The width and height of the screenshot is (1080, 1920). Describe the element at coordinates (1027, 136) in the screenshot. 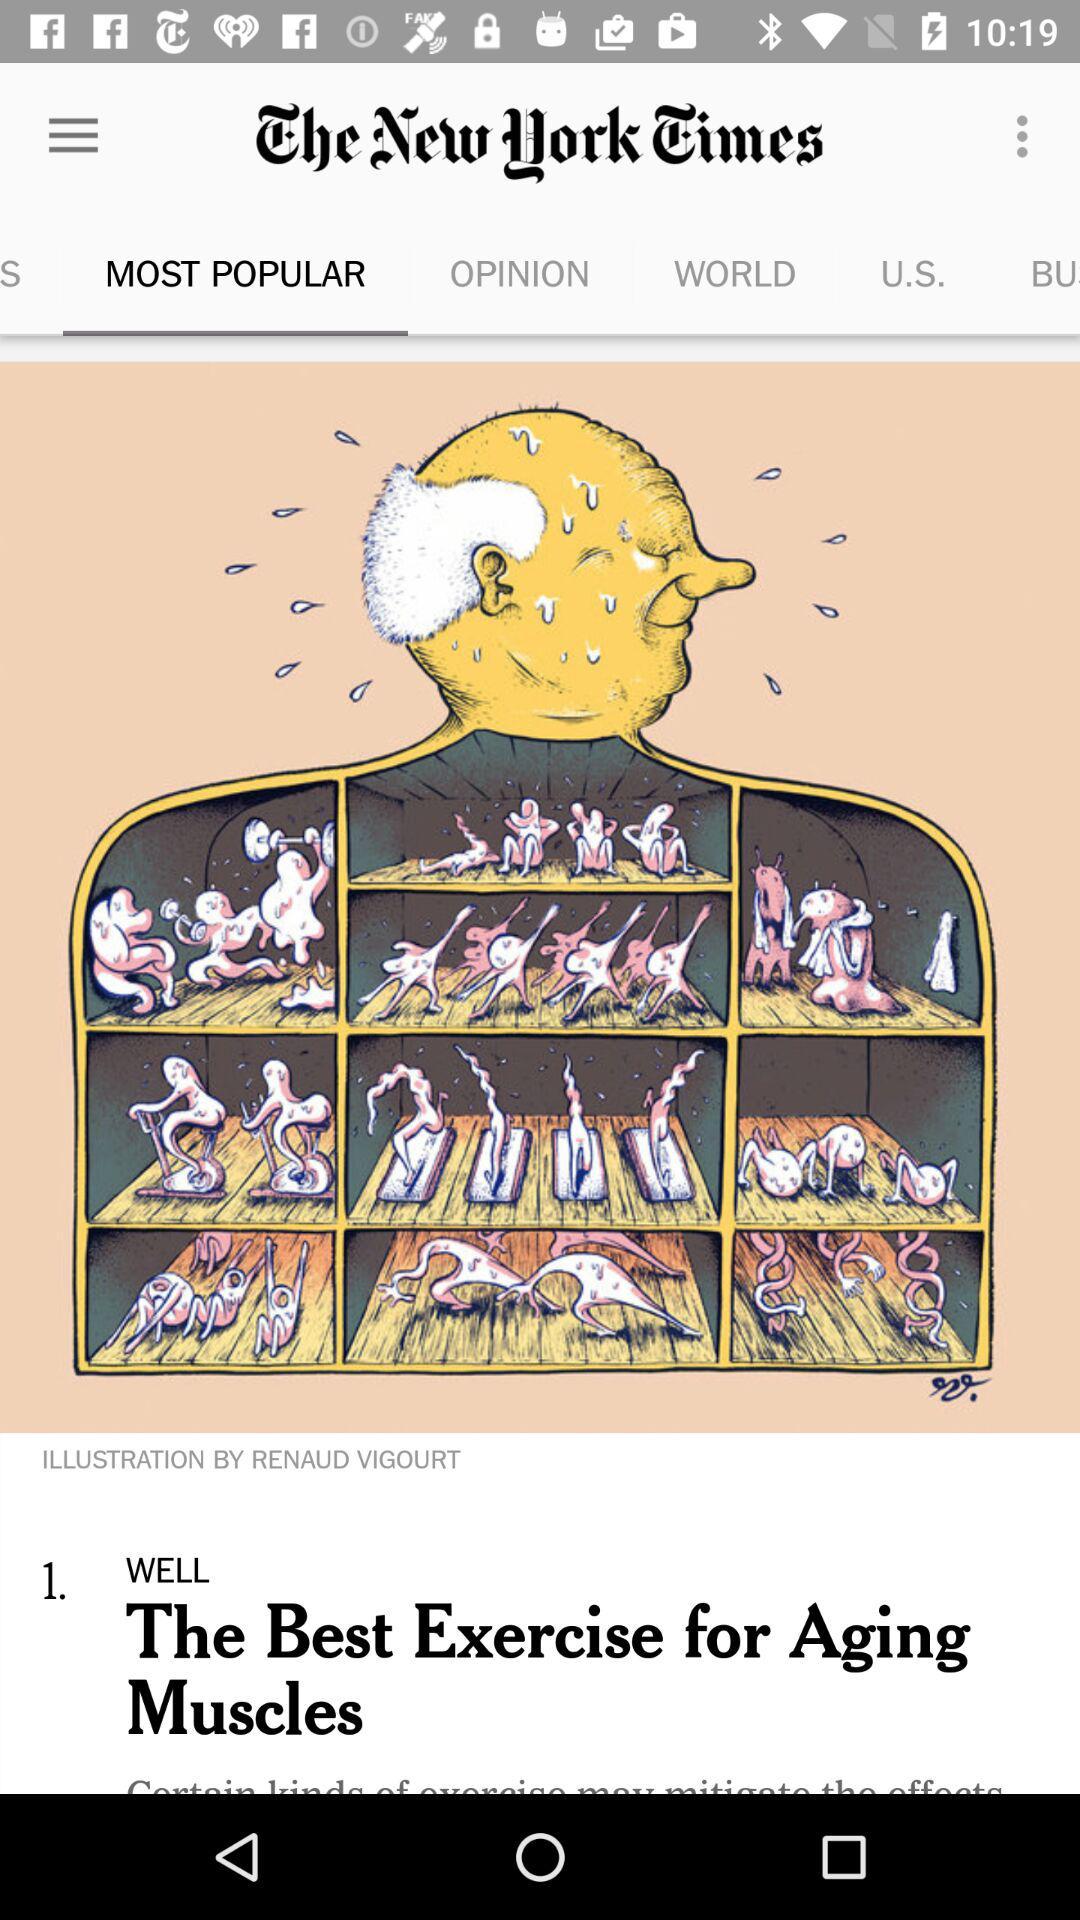

I see `the button which is above bu` at that location.